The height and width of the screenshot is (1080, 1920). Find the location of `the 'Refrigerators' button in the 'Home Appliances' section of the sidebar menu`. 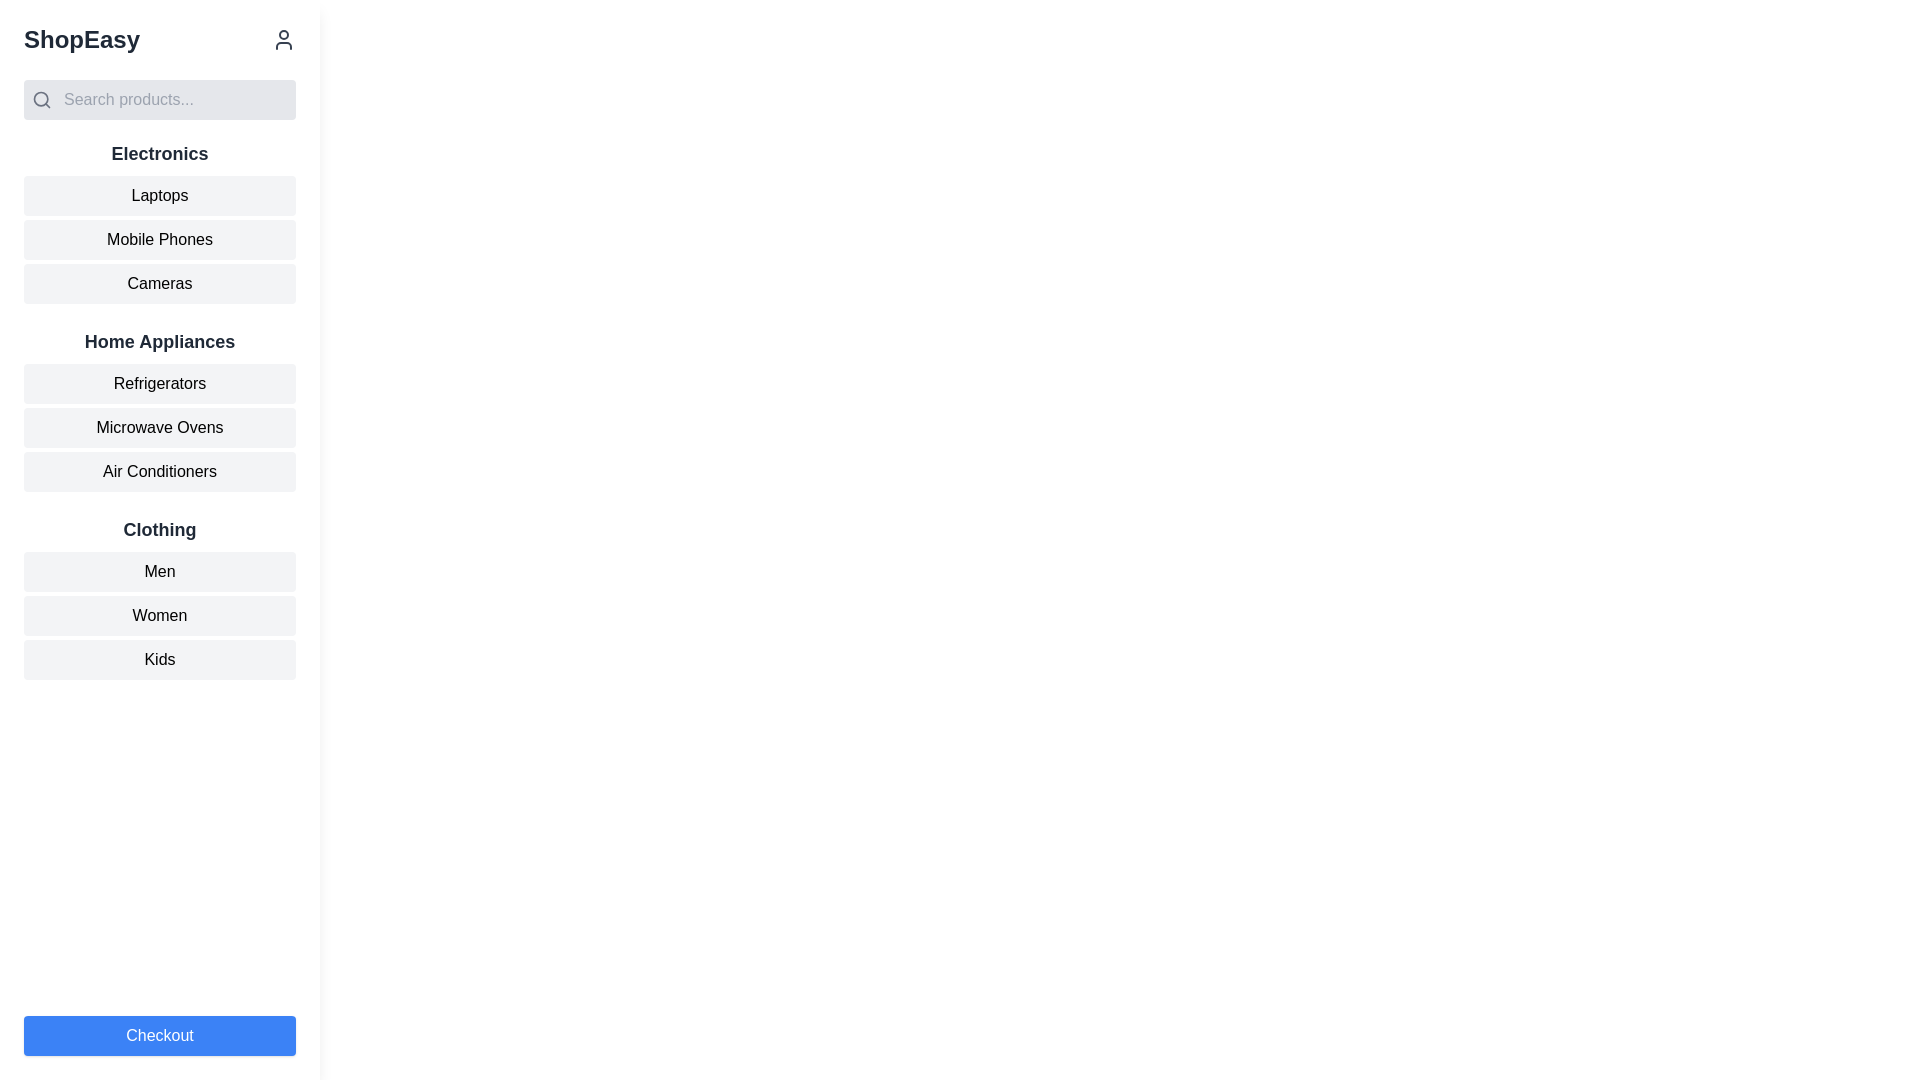

the 'Refrigerators' button in the 'Home Appliances' section of the sidebar menu is located at coordinates (158, 384).